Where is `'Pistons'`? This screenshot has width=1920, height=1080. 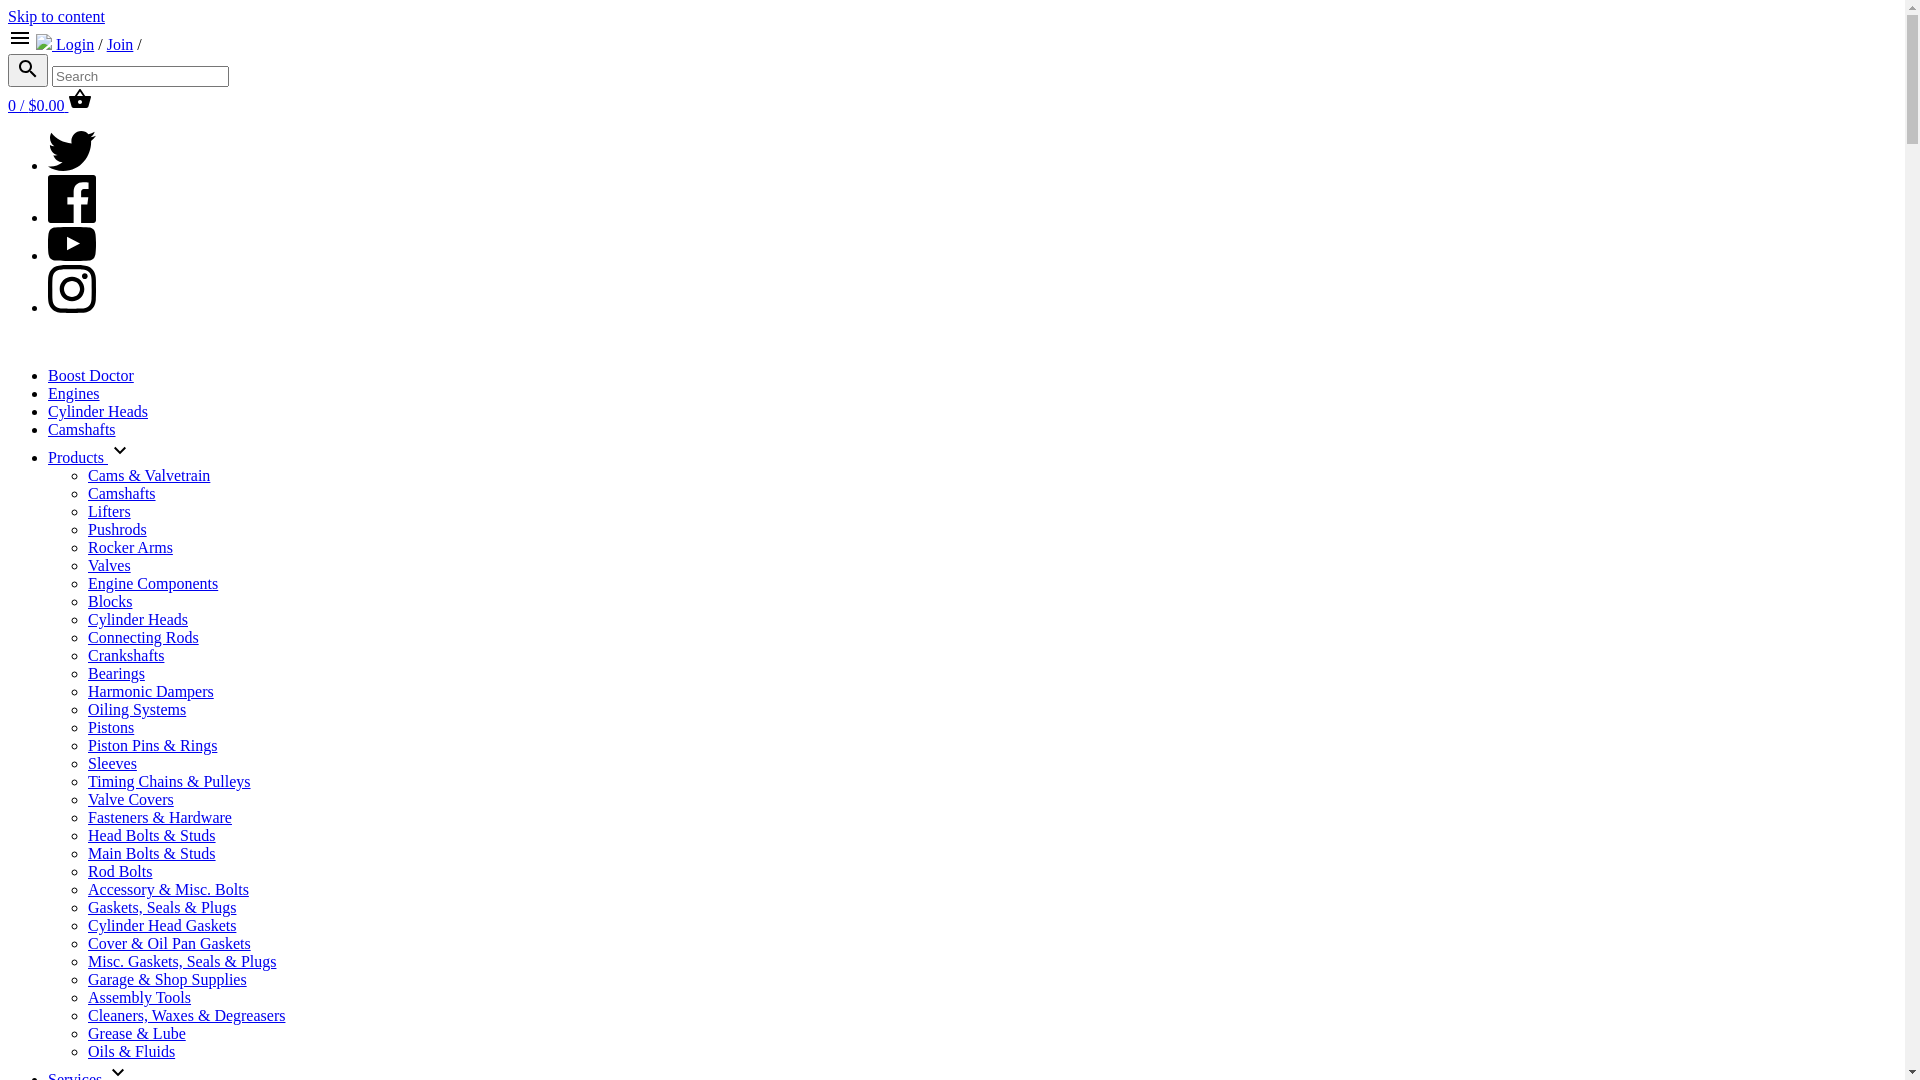 'Pistons' is located at coordinates (86, 727).